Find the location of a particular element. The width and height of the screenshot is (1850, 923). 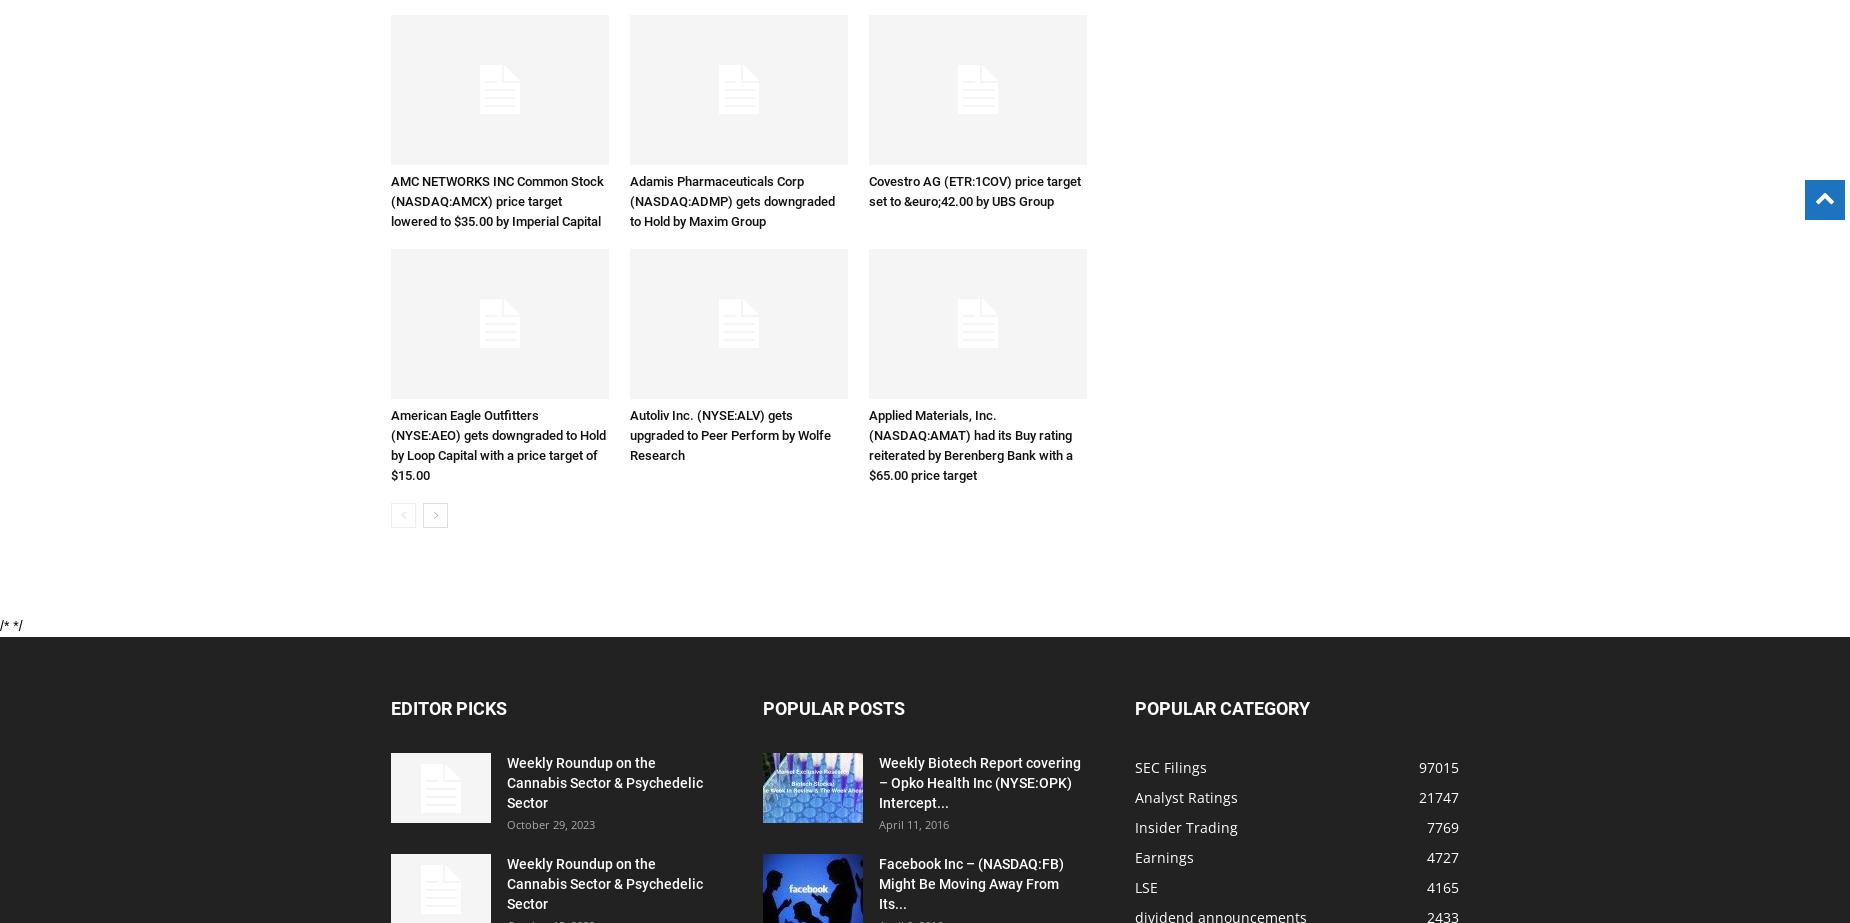

'Weekly Biotech Report covering – Opko Health Inc (NYSE:OPK)  Intercept...' is located at coordinates (978, 781).